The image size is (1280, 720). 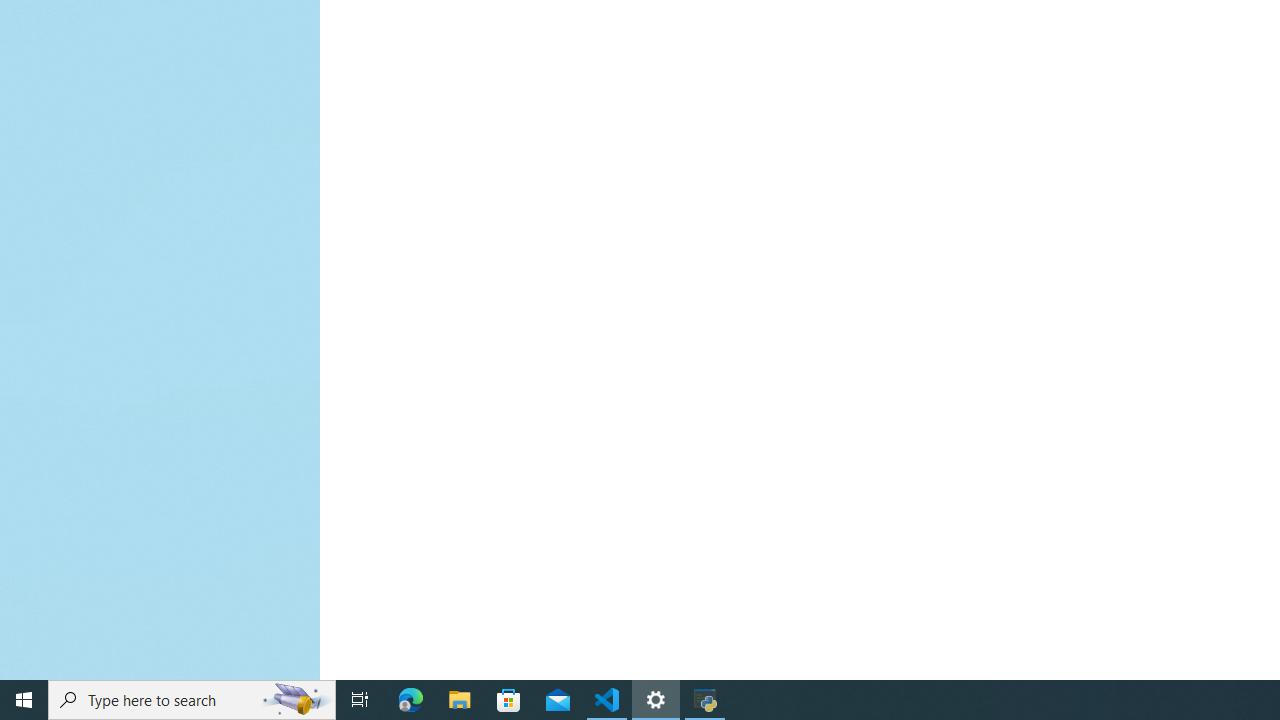 What do you see at coordinates (606, 698) in the screenshot?
I see `'Visual Studio Code - 1 running window'` at bounding box center [606, 698].